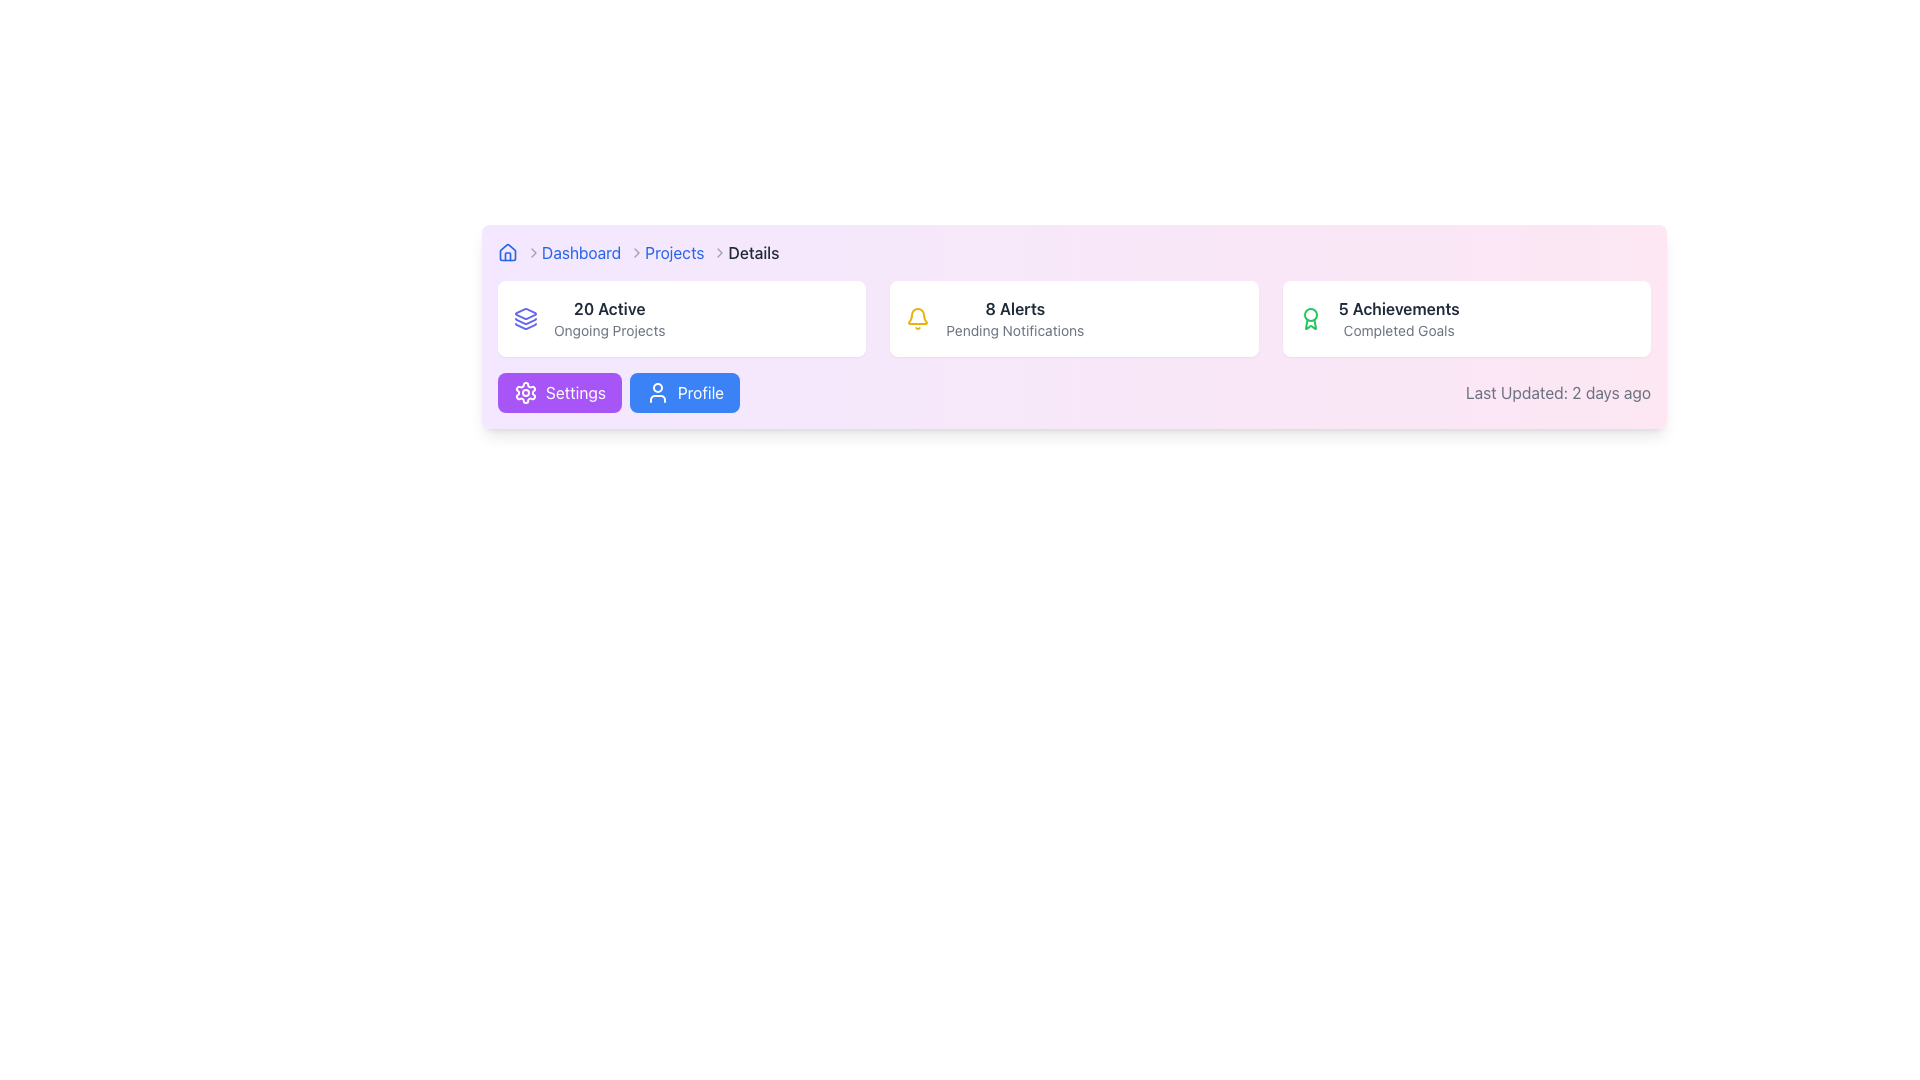  Describe the element at coordinates (526, 318) in the screenshot. I see `the Decorative Icon representing layers, which is the first icon within the card labeled '20 Active' describing 'Ongoing Projects'` at that location.